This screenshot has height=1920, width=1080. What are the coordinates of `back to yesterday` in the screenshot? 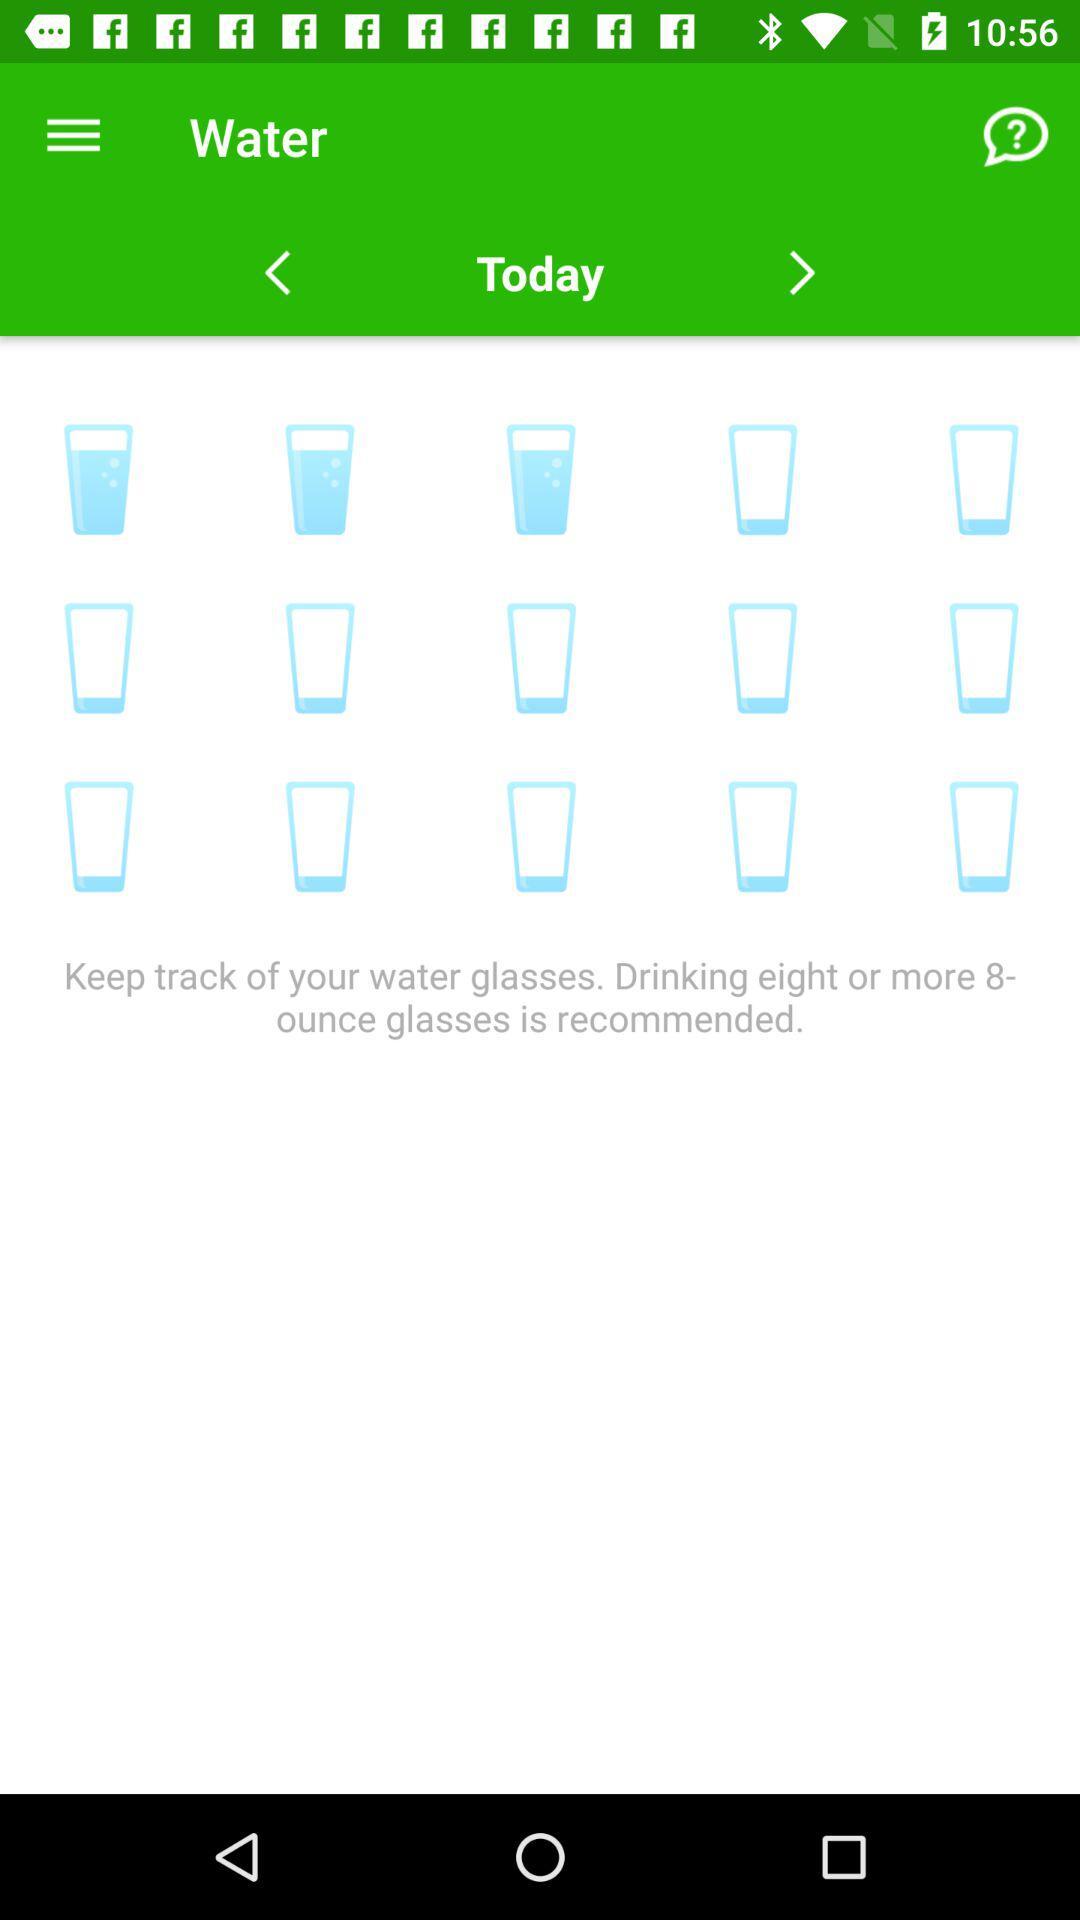 It's located at (277, 272).